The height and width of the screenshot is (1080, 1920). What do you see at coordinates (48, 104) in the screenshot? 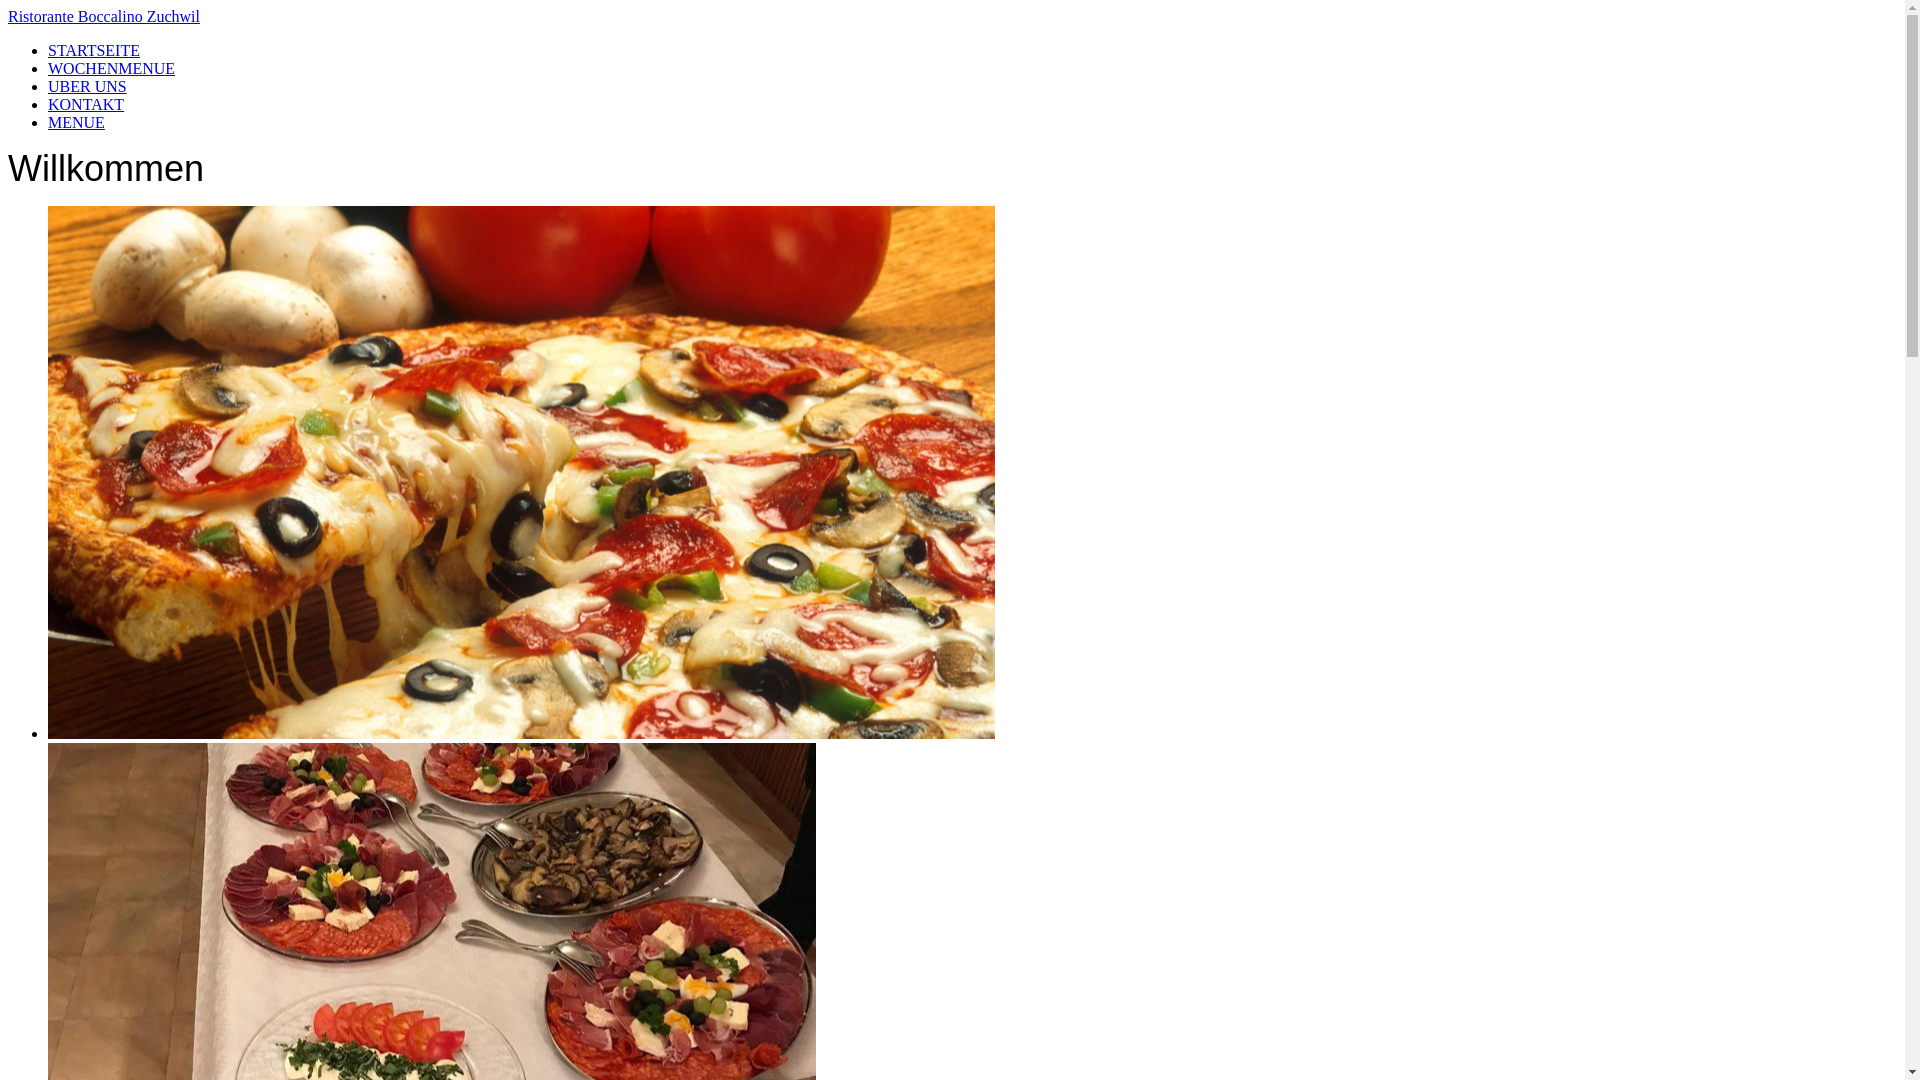
I see `'KONTAKT'` at bounding box center [48, 104].